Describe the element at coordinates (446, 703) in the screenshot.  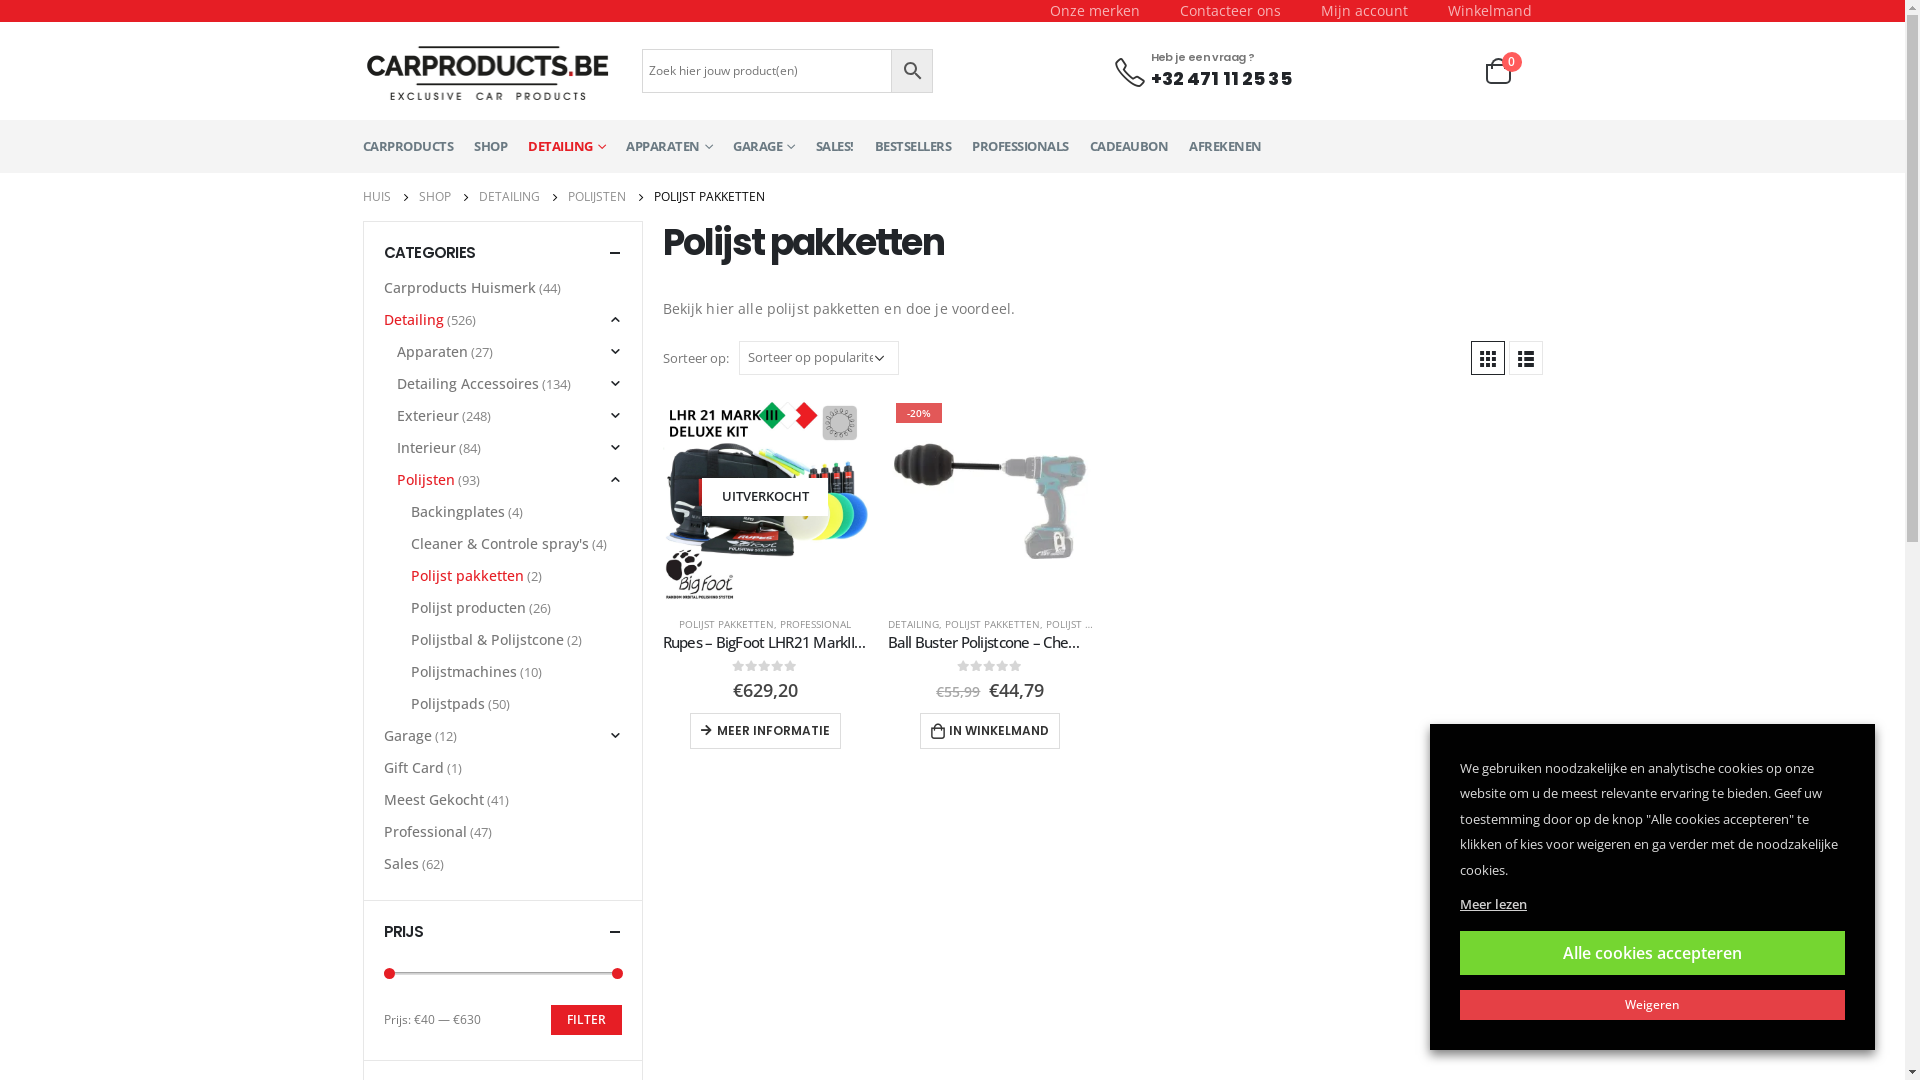
I see `'Polijstpads'` at that location.